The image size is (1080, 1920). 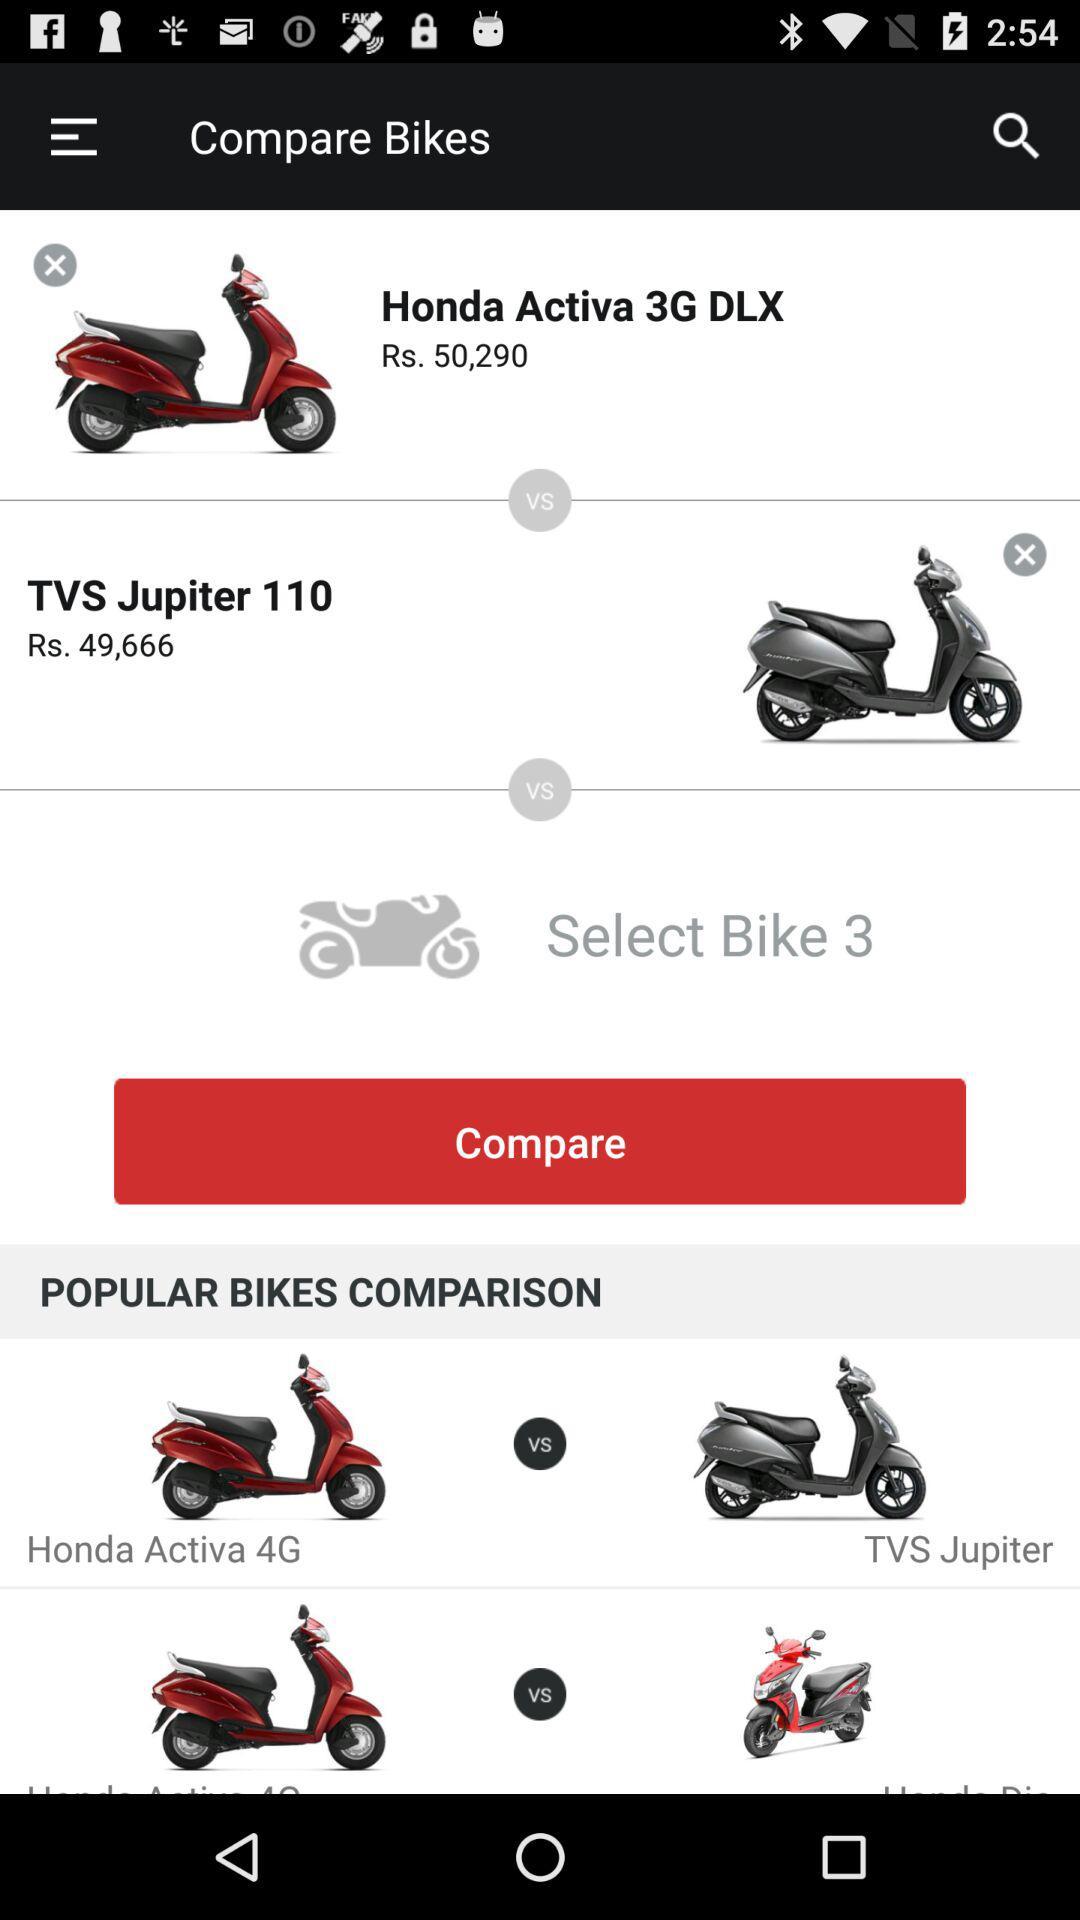 What do you see at coordinates (54, 264) in the screenshot?
I see `the displayed item` at bounding box center [54, 264].